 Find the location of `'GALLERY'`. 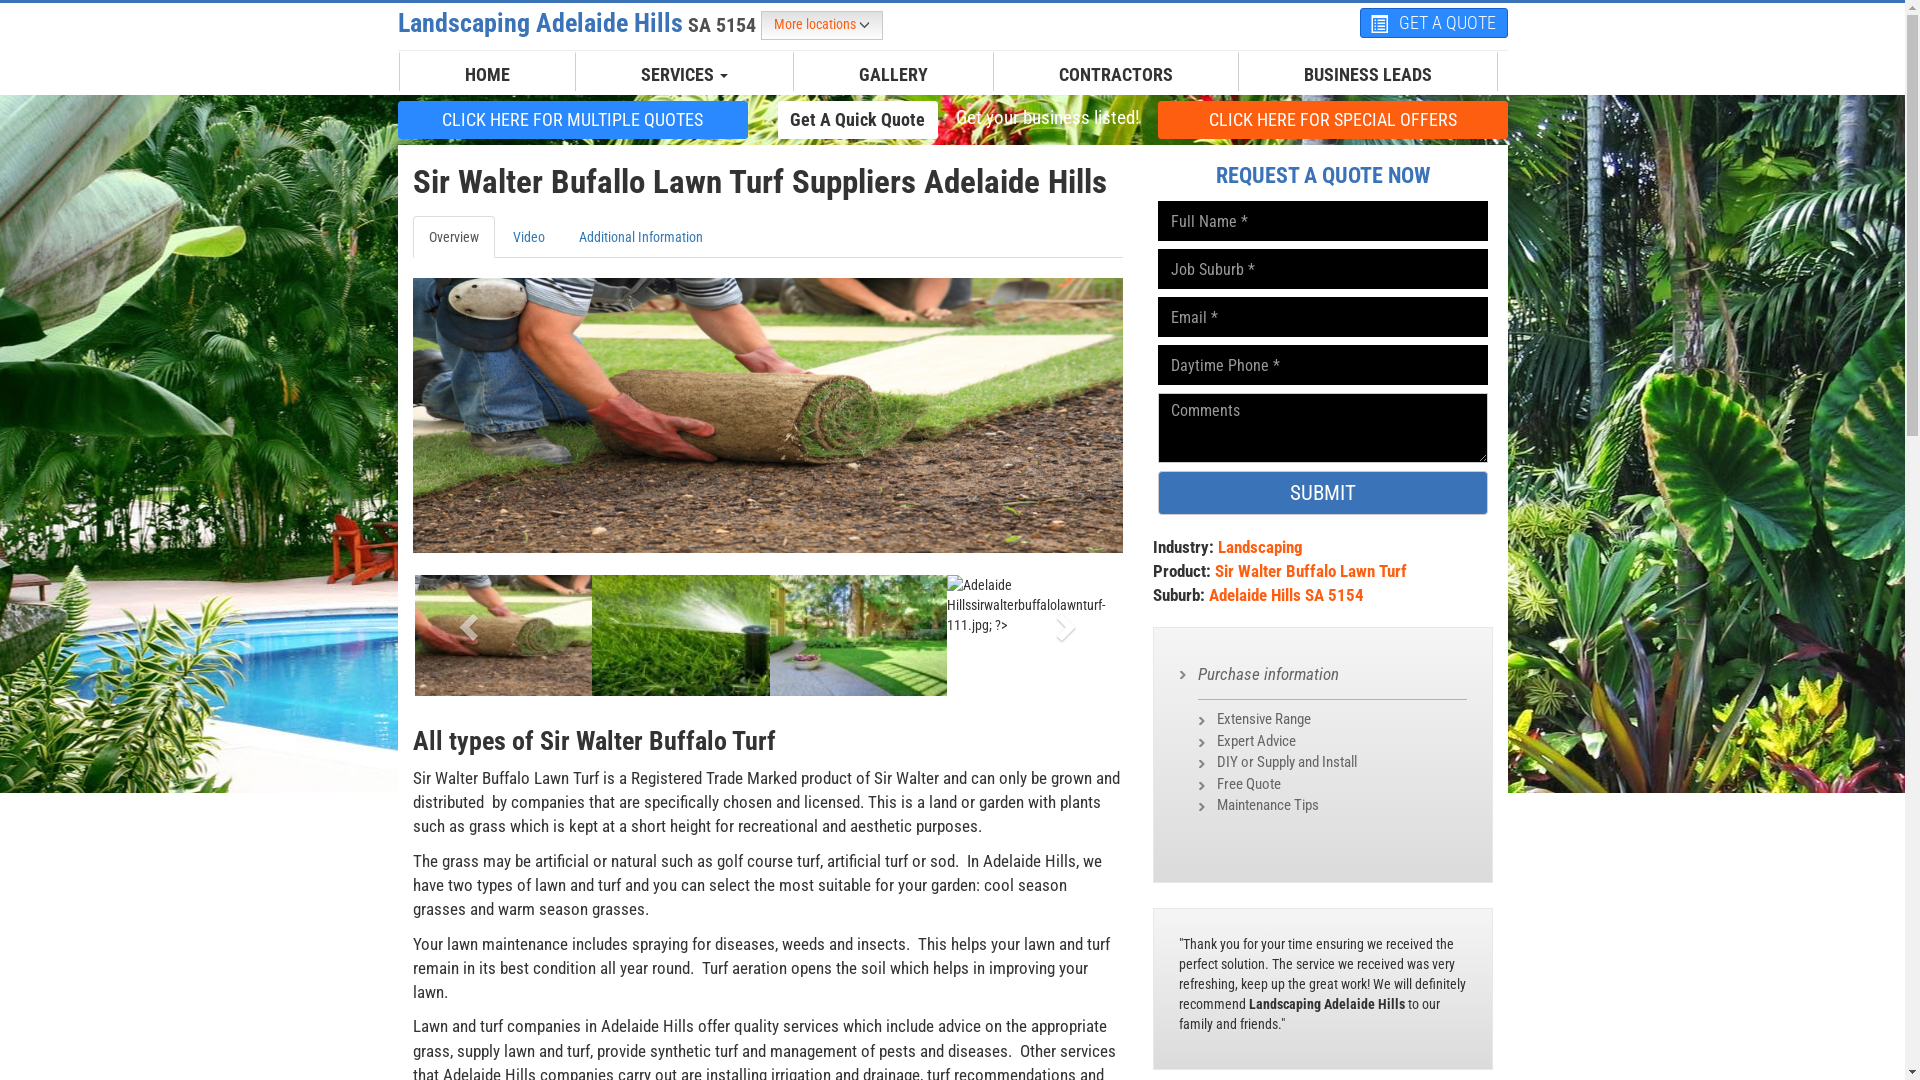

'GALLERY' is located at coordinates (892, 73).